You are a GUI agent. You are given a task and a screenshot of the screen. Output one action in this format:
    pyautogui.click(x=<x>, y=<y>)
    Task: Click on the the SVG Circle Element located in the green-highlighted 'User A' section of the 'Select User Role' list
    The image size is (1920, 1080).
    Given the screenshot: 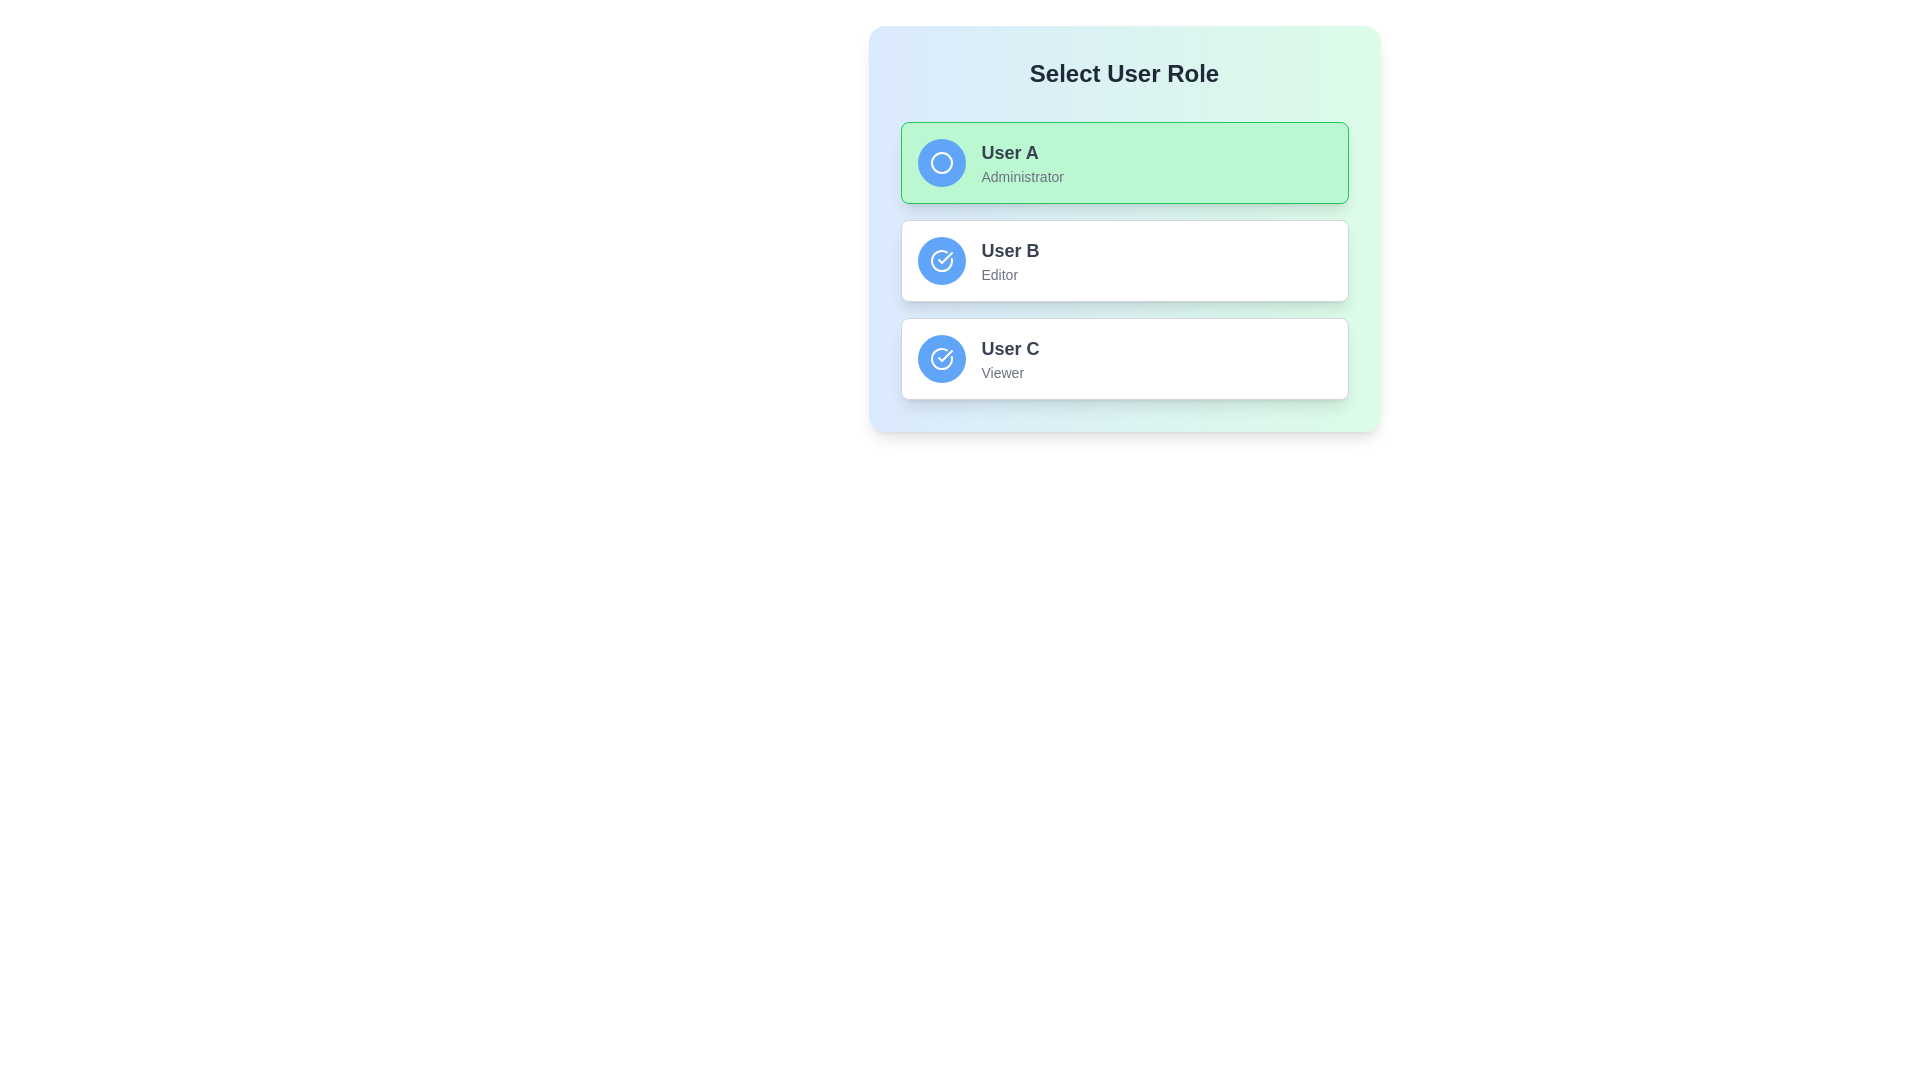 What is the action you would take?
    pyautogui.click(x=940, y=161)
    